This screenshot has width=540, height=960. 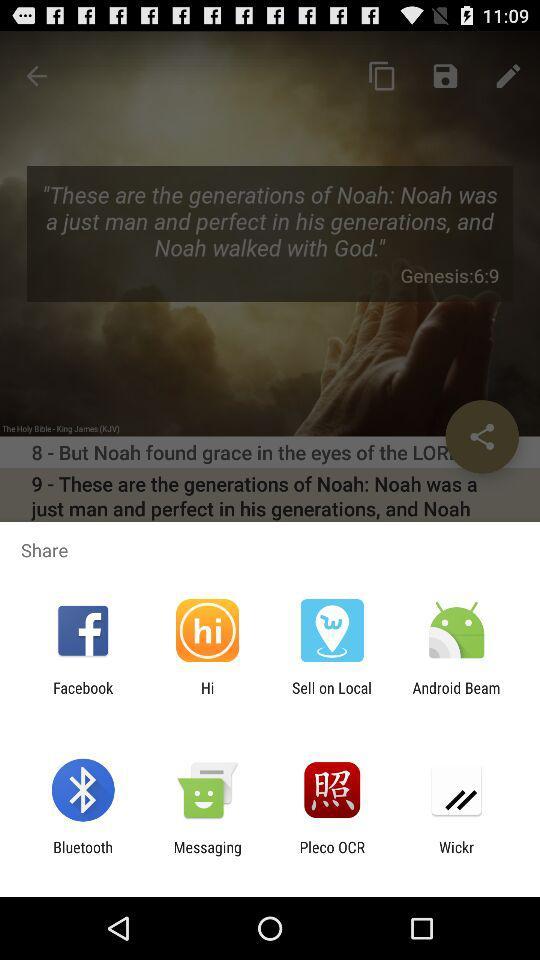 What do you see at coordinates (206, 696) in the screenshot?
I see `icon to the left of sell on local app` at bounding box center [206, 696].